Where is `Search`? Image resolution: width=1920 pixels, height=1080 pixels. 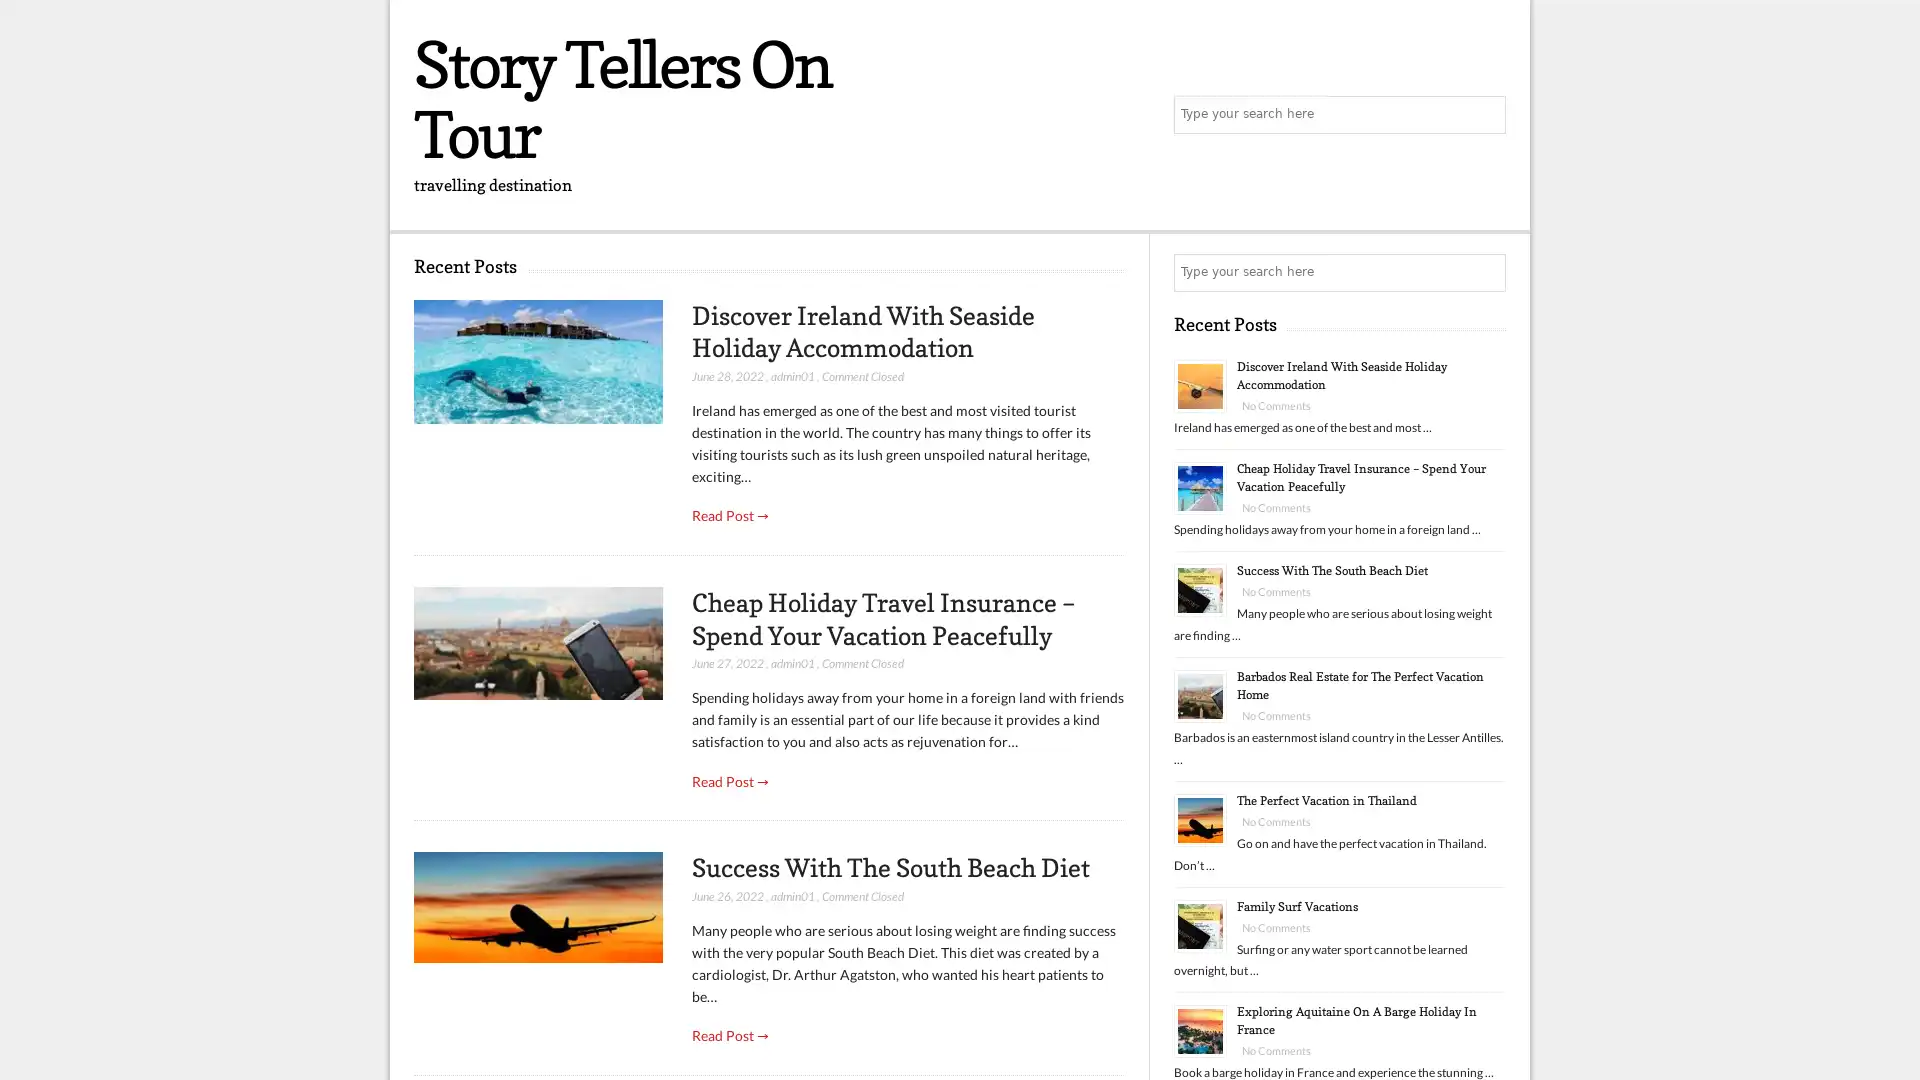
Search is located at coordinates (1485, 115).